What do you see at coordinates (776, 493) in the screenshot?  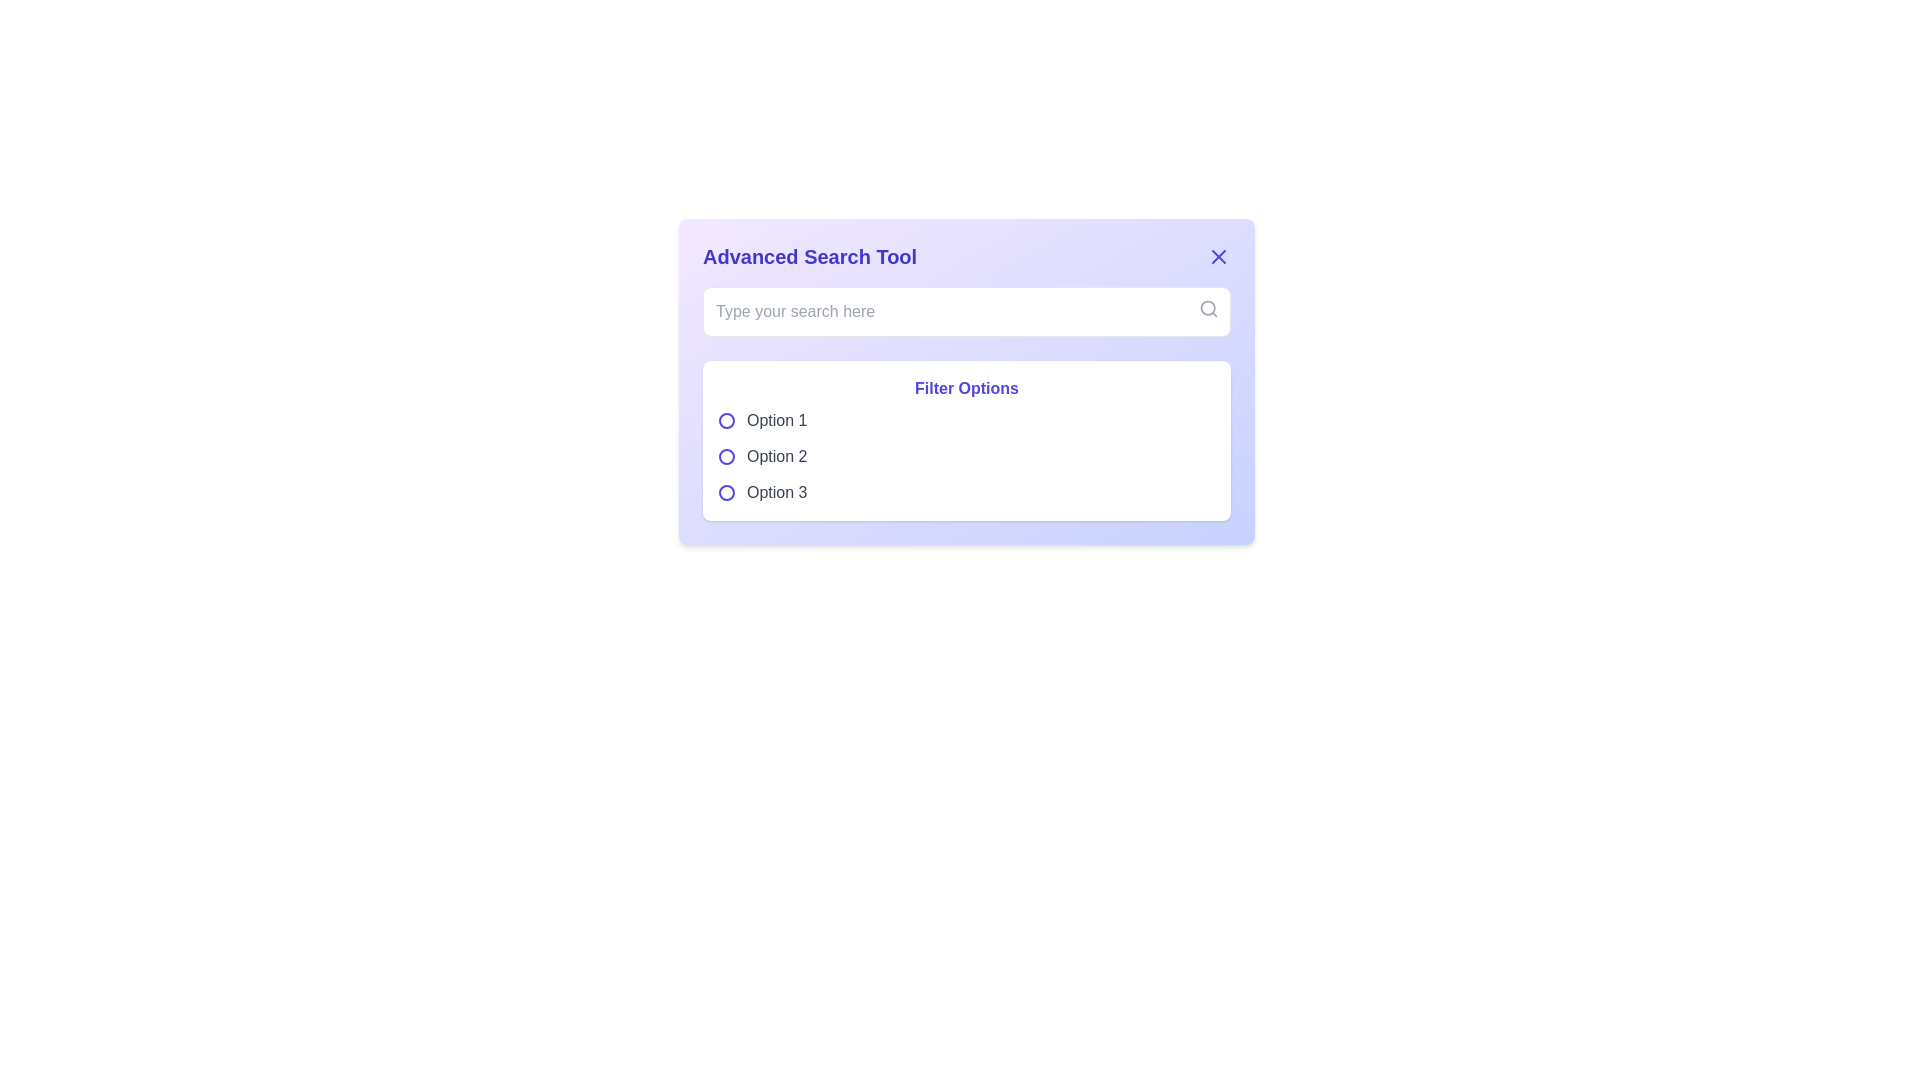 I see `the static text label 'Option 3' that identifies the third selectable option in the filter options of the 'Advanced Search Tool' modal` at bounding box center [776, 493].